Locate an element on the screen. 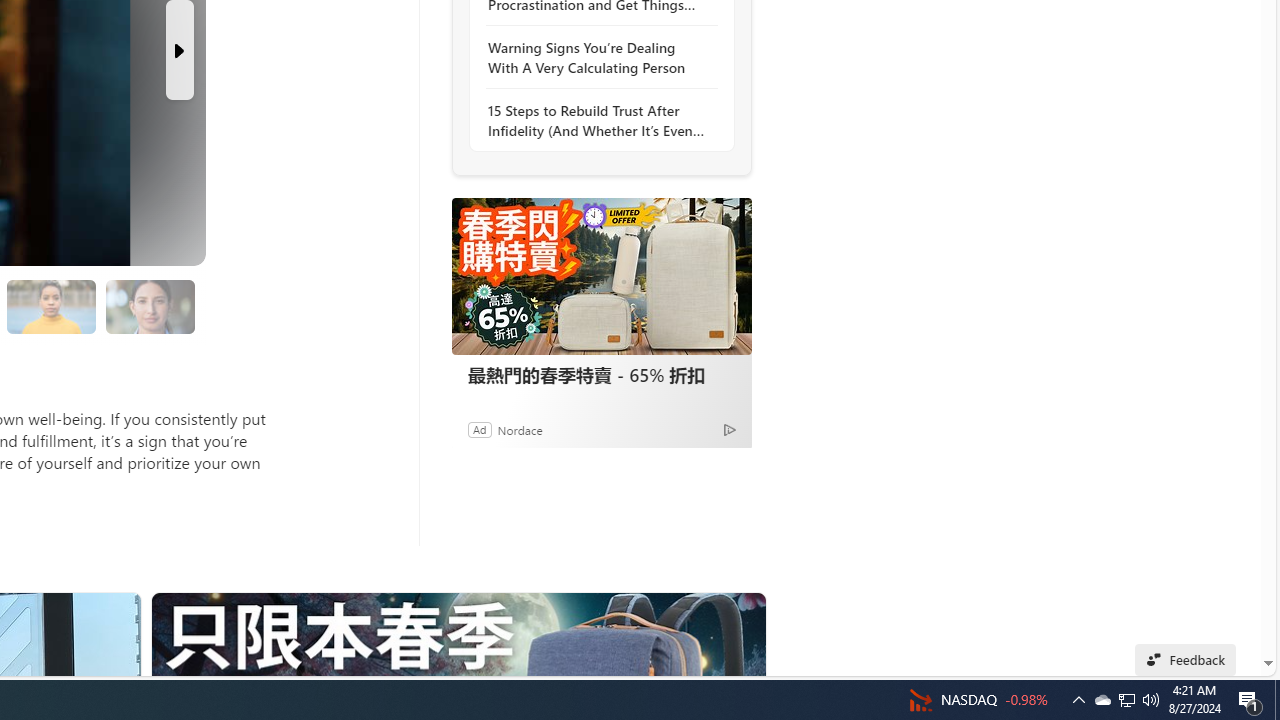  'Next Slide' is located at coordinates (179, 49).